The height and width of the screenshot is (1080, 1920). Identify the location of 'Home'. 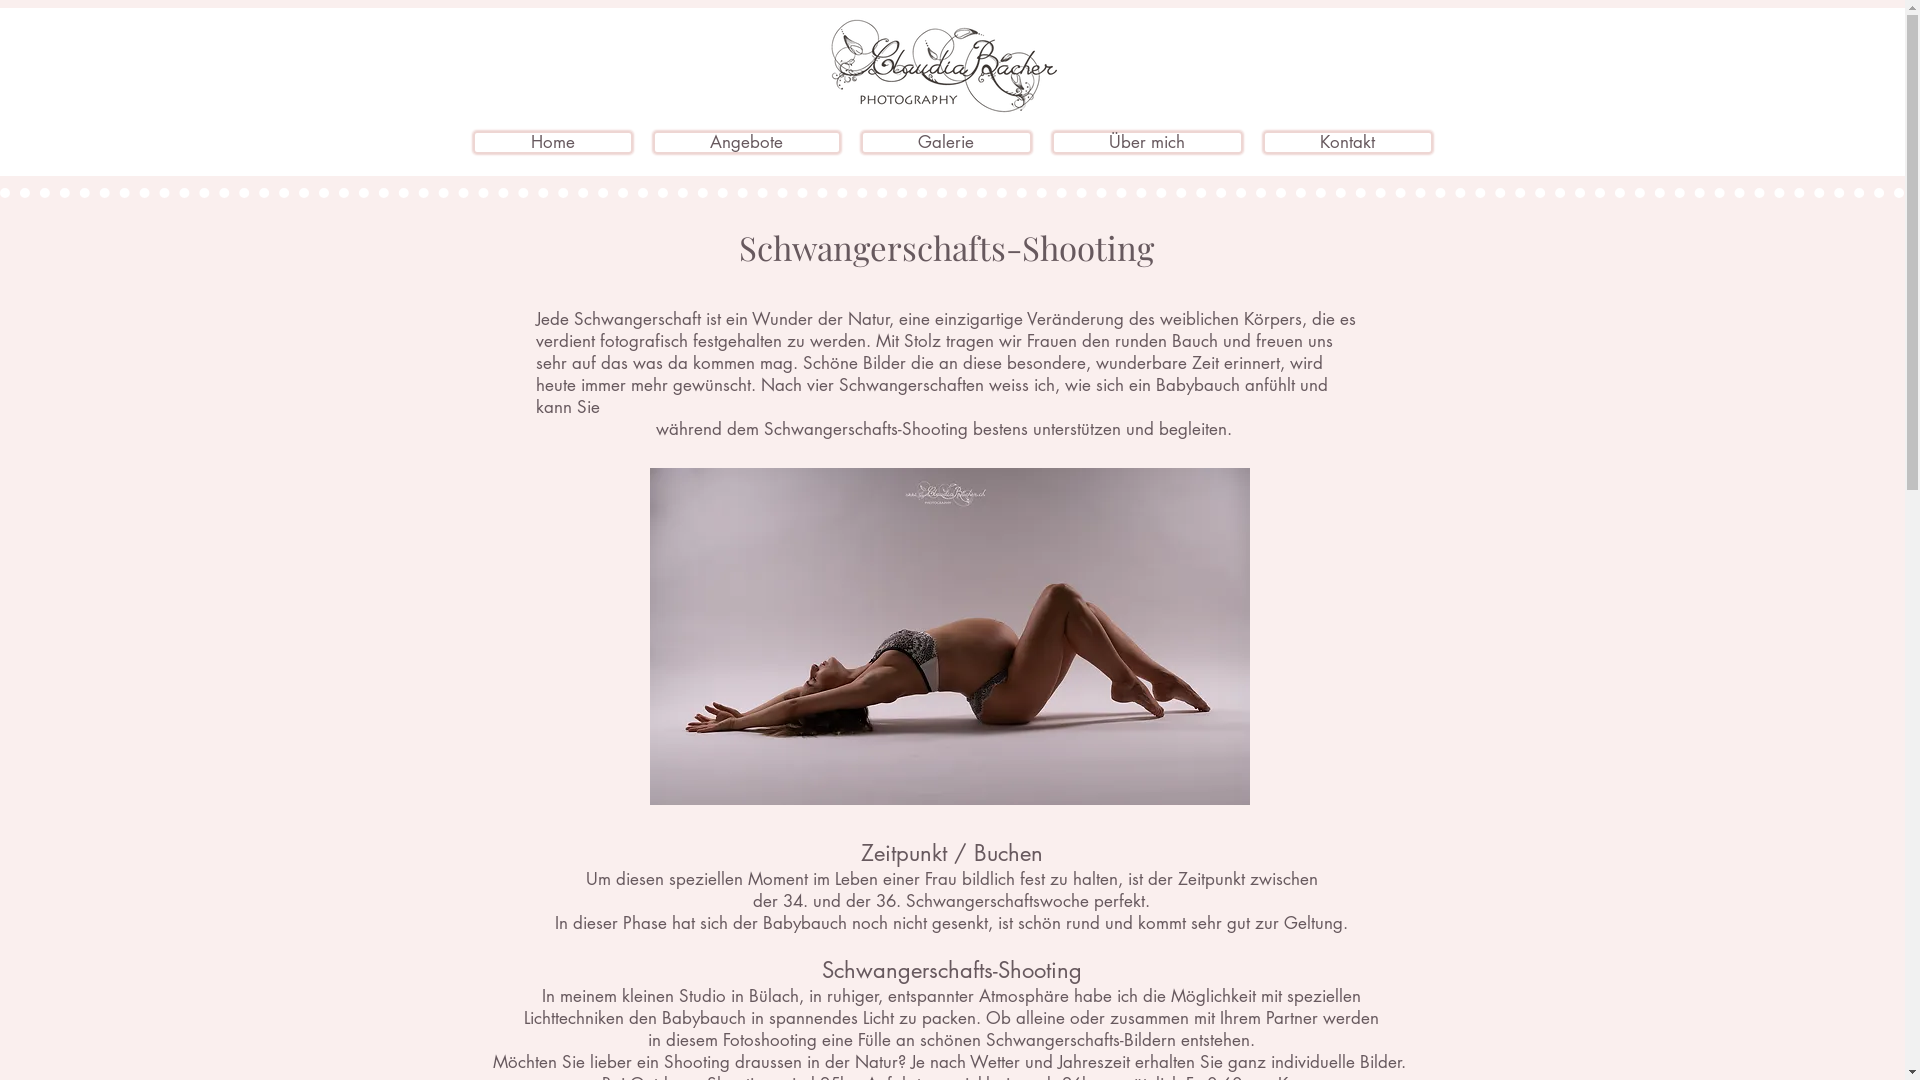
(470, 141).